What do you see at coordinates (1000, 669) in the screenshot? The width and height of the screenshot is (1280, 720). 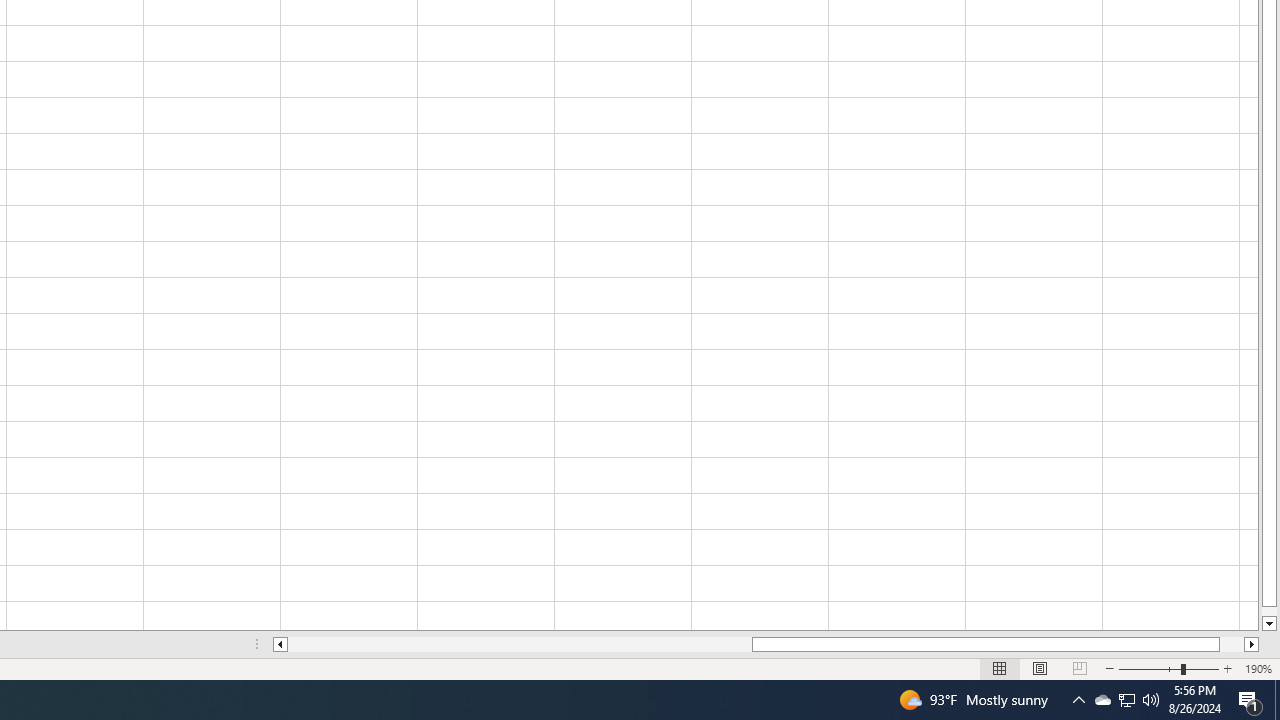 I see `'Normal'` at bounding box center [1000, 669].